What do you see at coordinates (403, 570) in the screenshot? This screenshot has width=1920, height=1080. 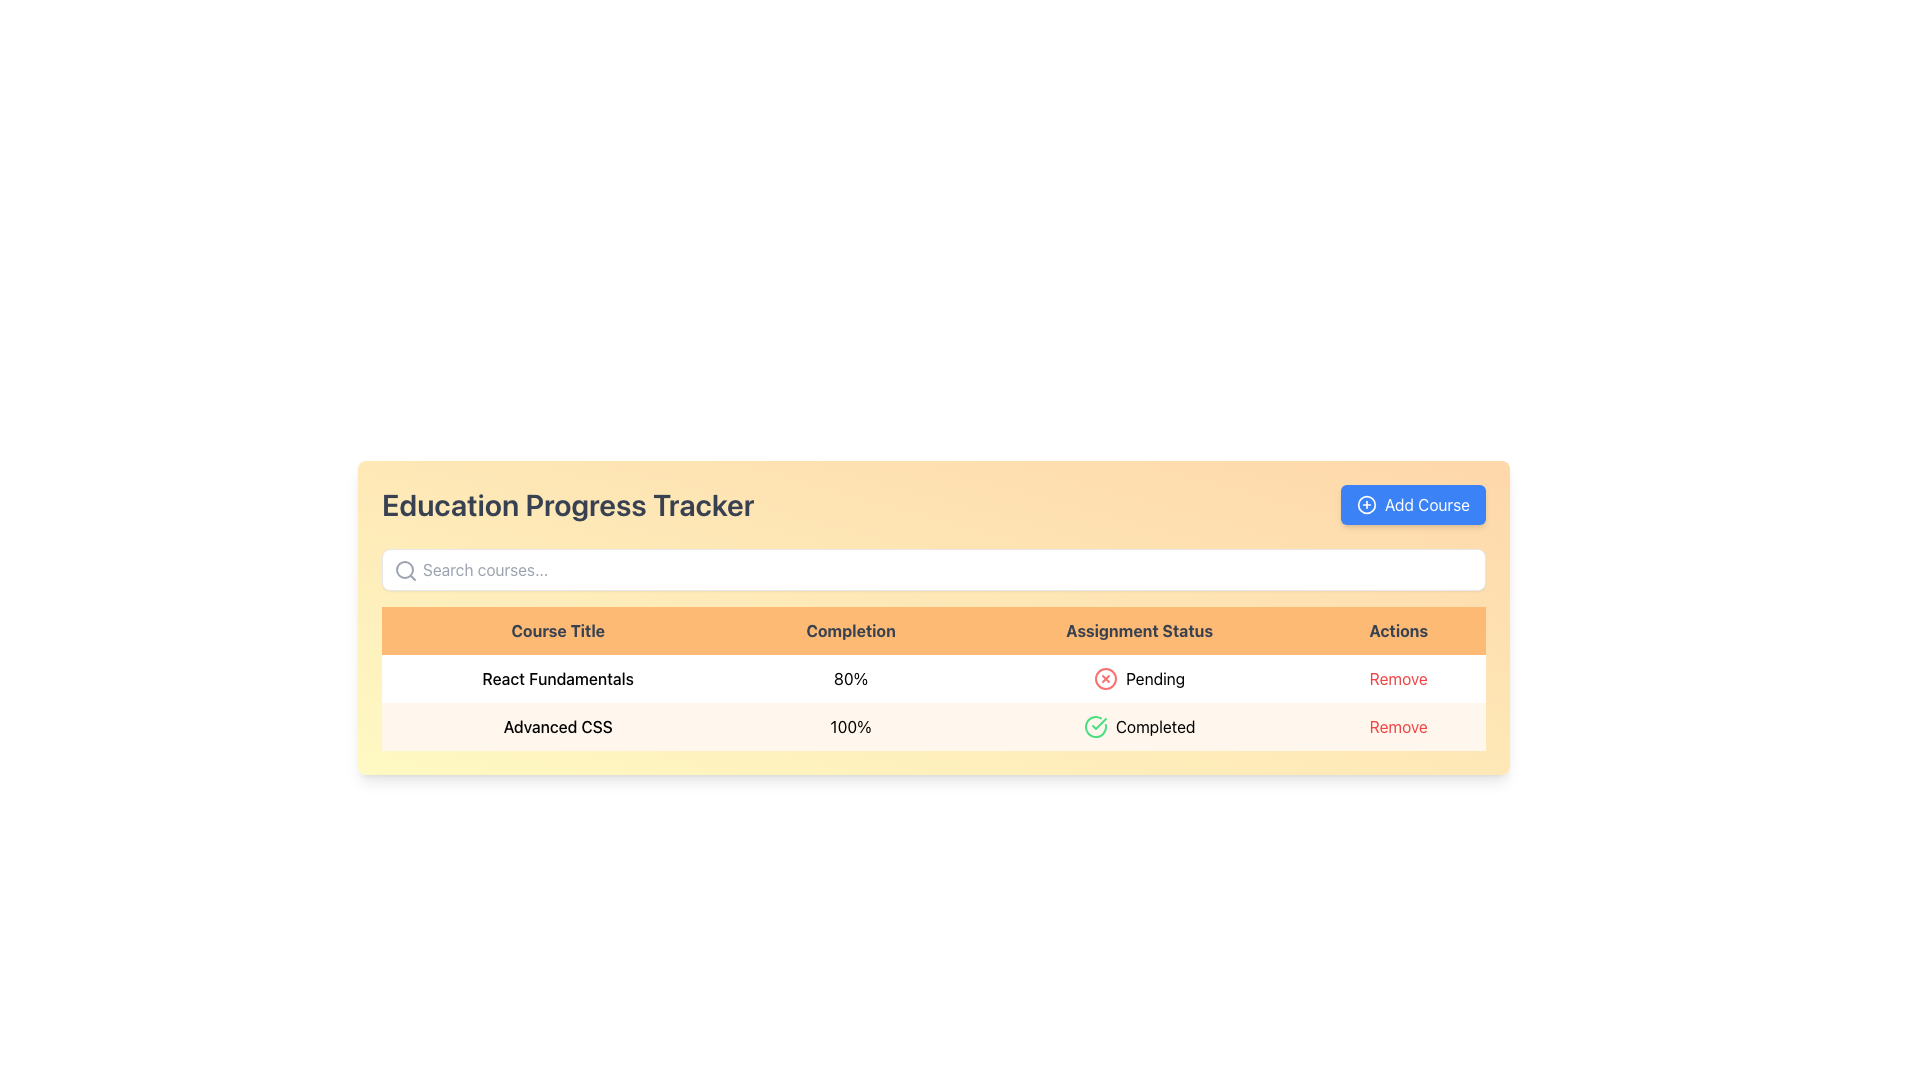 I see `the circular graphical component that represents the lens of the magnifying glass in the search icon, located within the search bar beneath the title 'Education Progress Tracker'` at bounding box center [403, 570].